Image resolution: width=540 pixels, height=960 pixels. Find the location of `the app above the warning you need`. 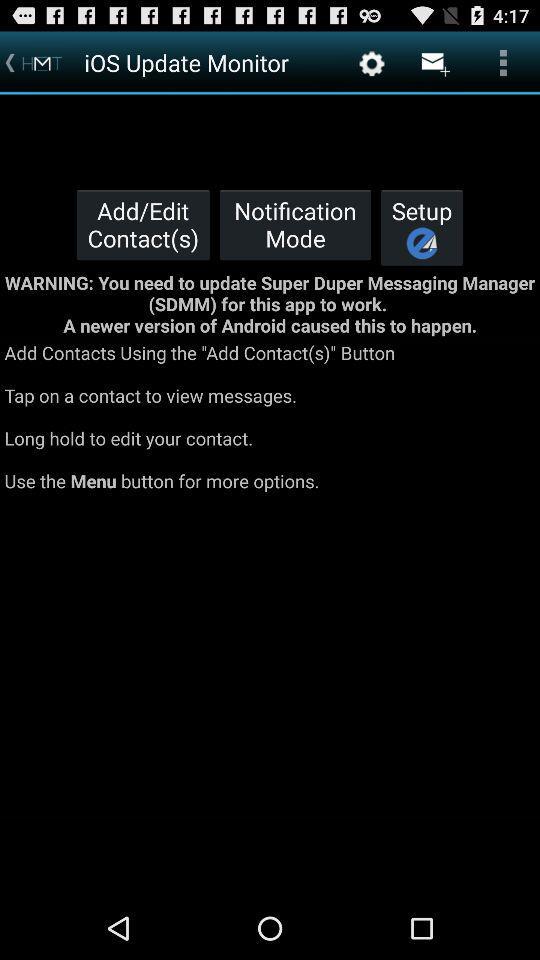

the app above the warning you need is located at coordinates (294, 224).